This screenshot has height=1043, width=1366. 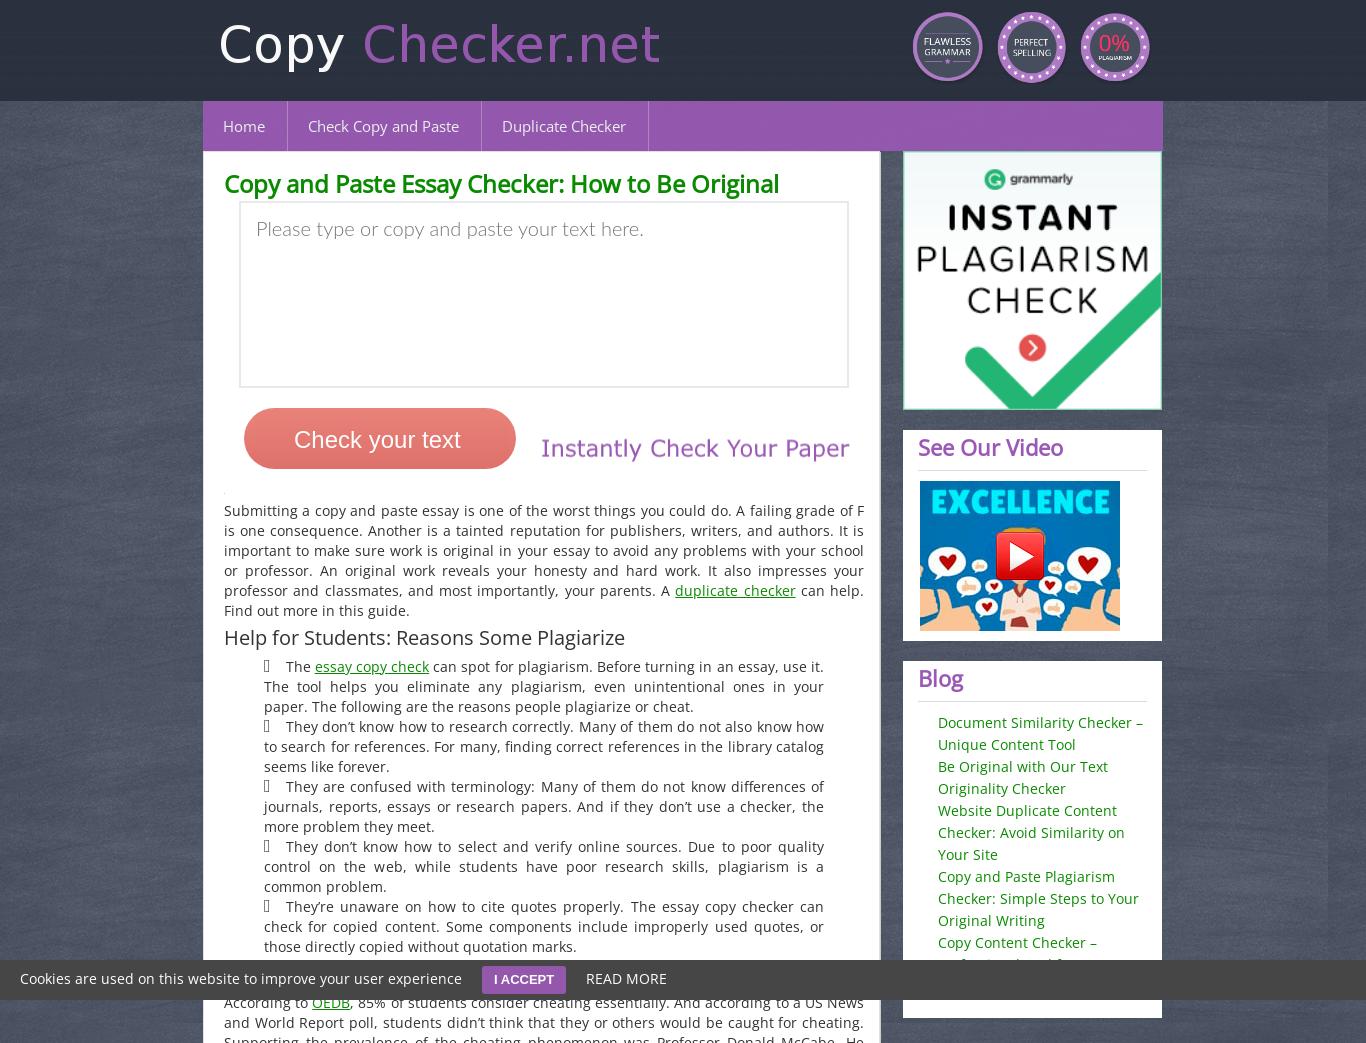 What do you see at coordinates (543, 599) in the screenshot?
I see `'can help. Find out more in this guide.'` at bounding box center [543, 599].